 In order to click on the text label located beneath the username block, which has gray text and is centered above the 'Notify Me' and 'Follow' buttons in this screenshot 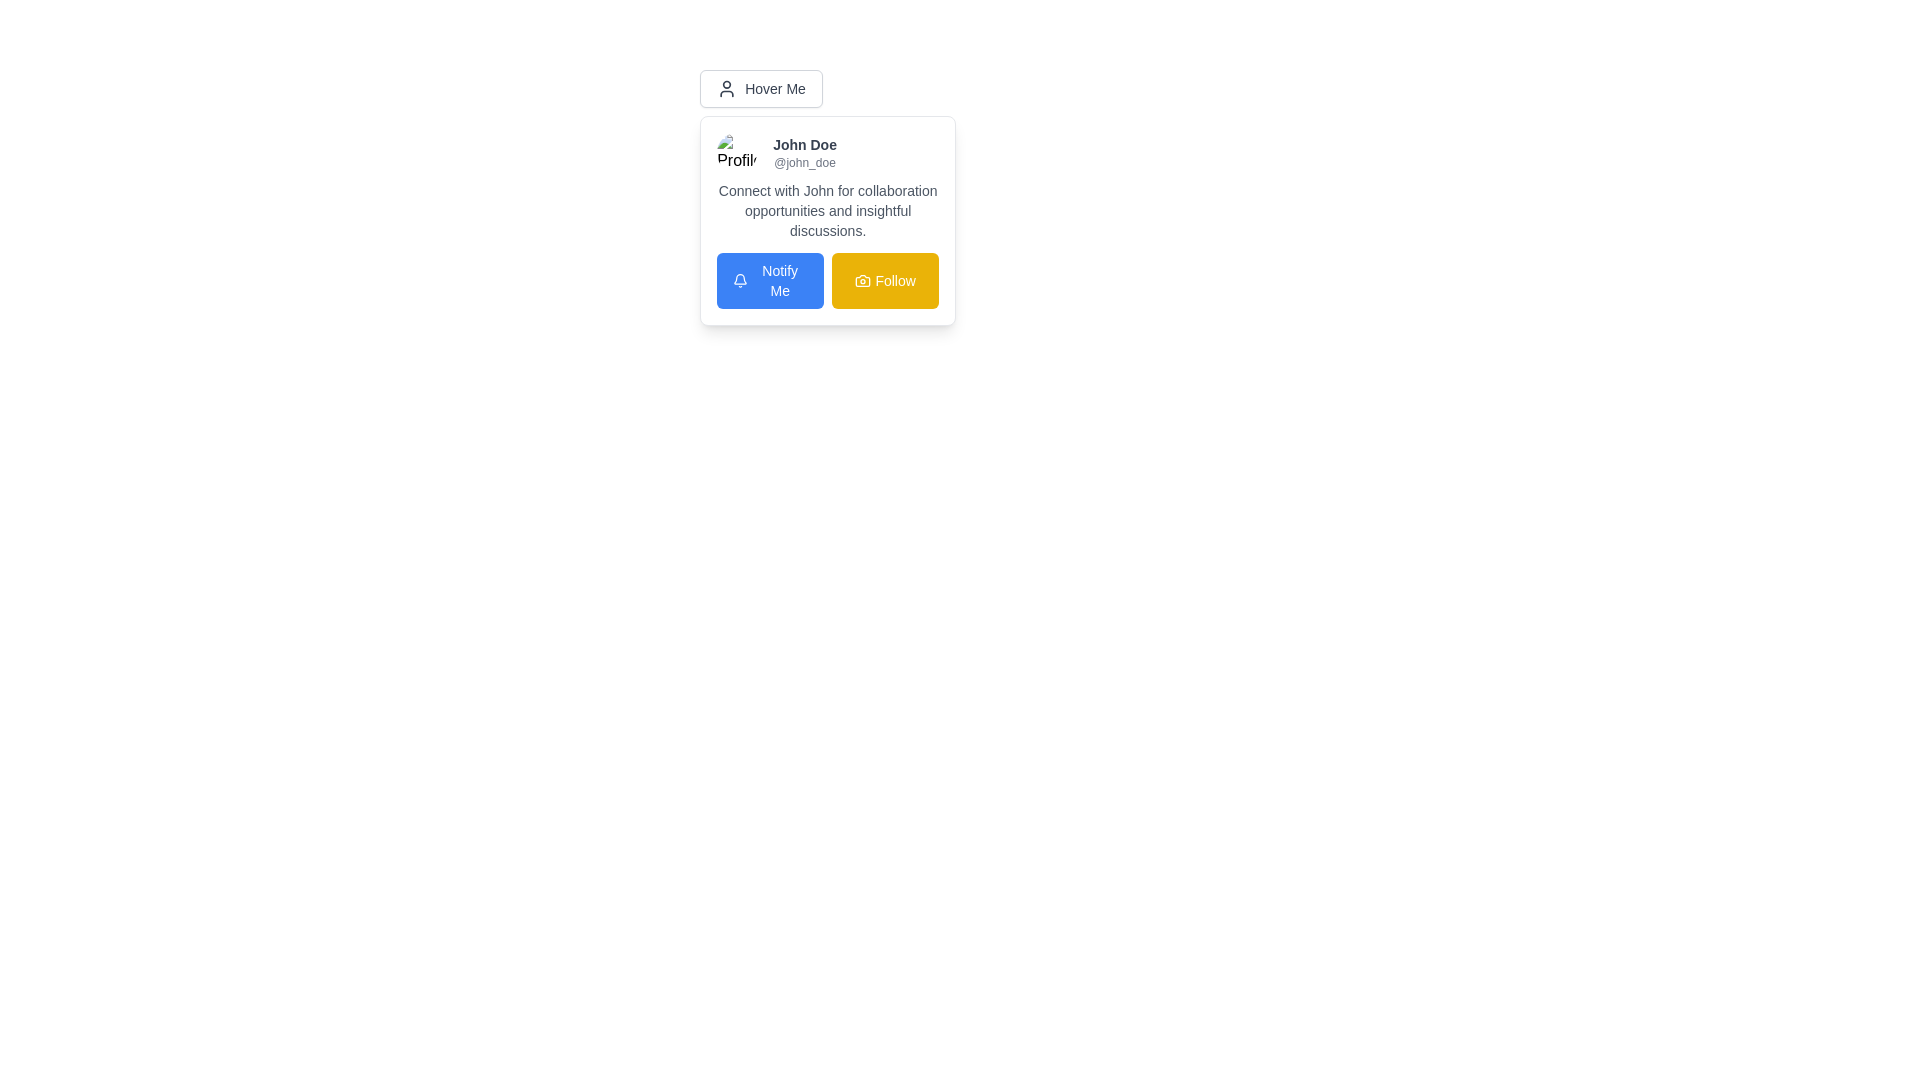, I will do `click(828, 211)`.